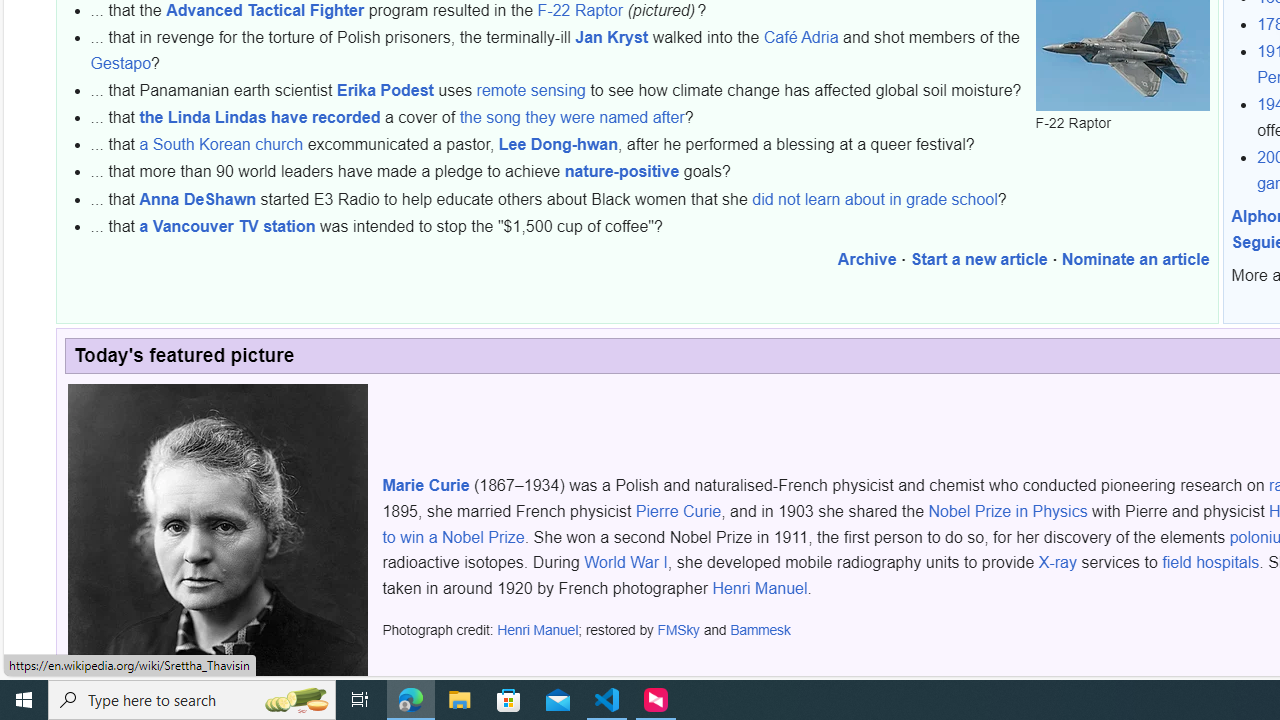 The height and width of the screenshot is (720, 1280). Describe the element at coordinates (531, 90) in the screenshot. I see `'remote sensing'` at that location.